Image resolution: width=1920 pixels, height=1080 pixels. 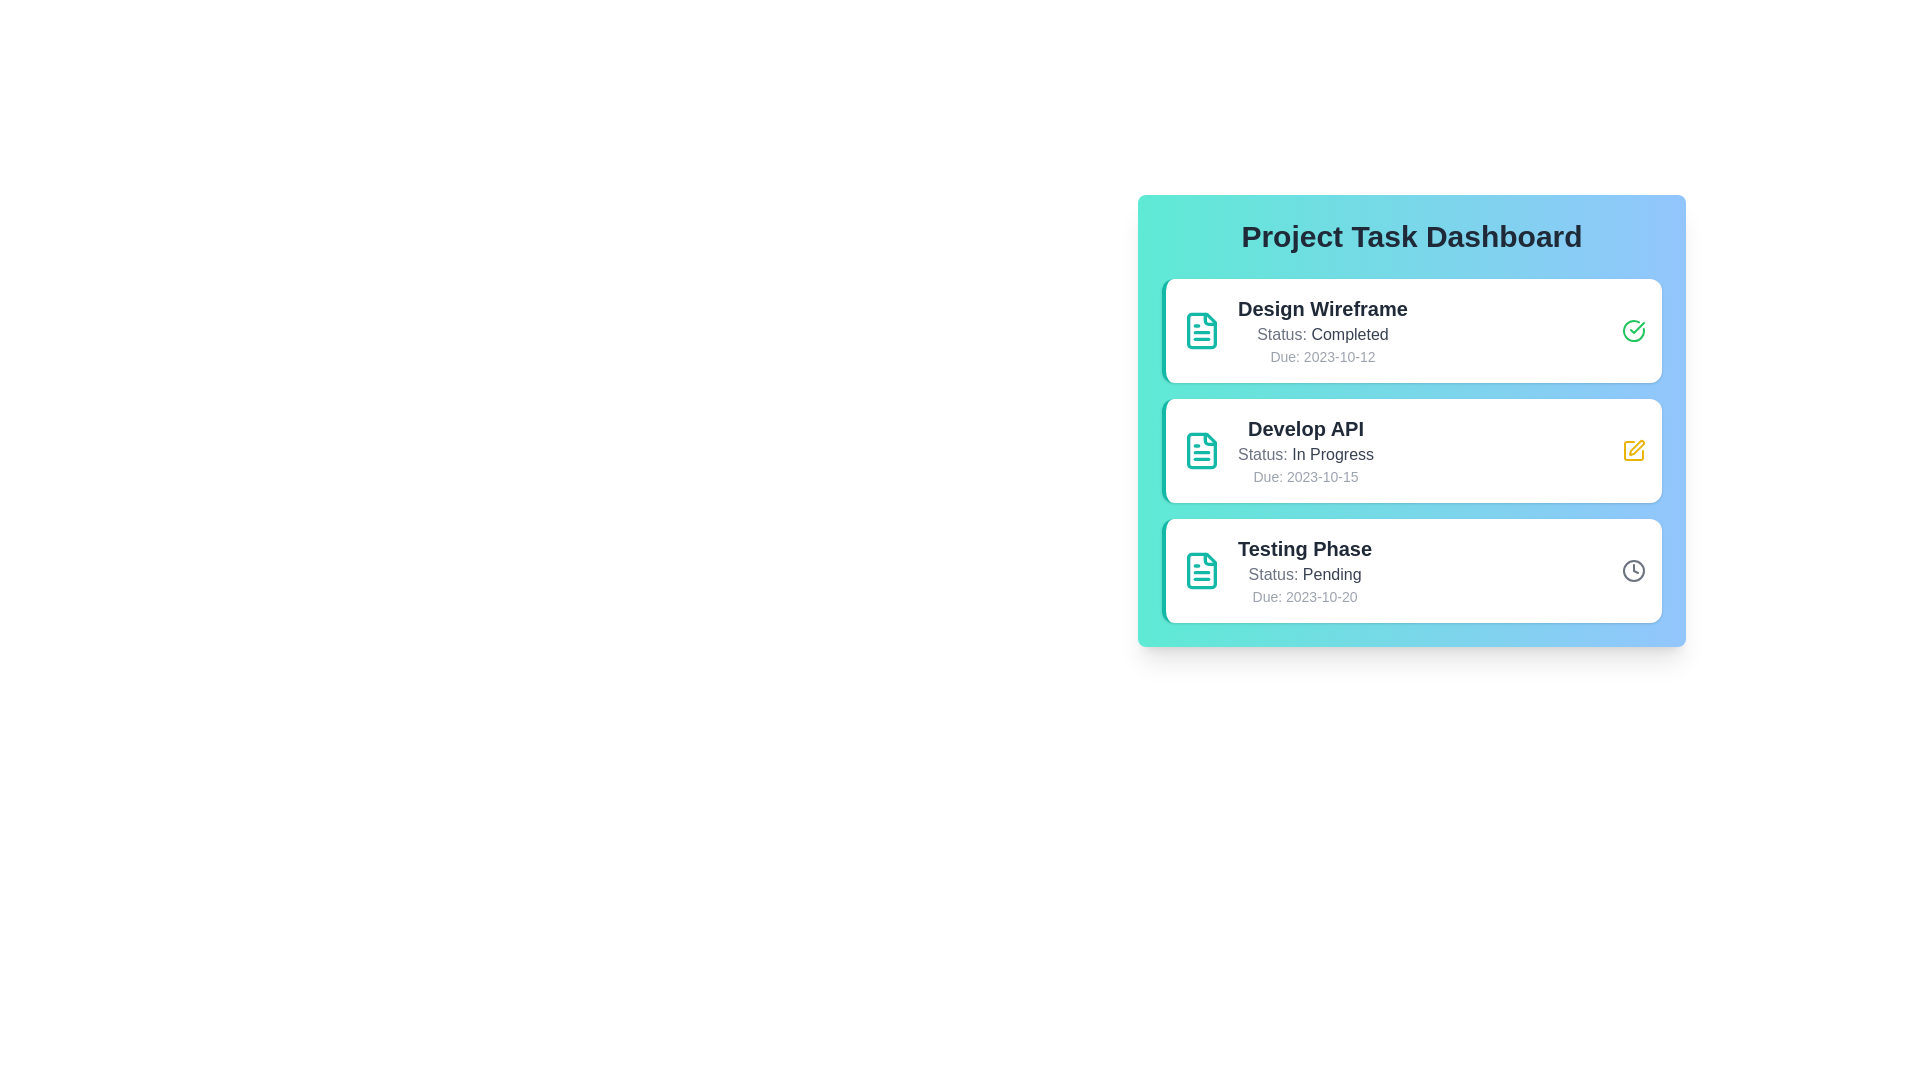 I want to click on the status icon for the task with status Completed, so click(x=1633, y=330).